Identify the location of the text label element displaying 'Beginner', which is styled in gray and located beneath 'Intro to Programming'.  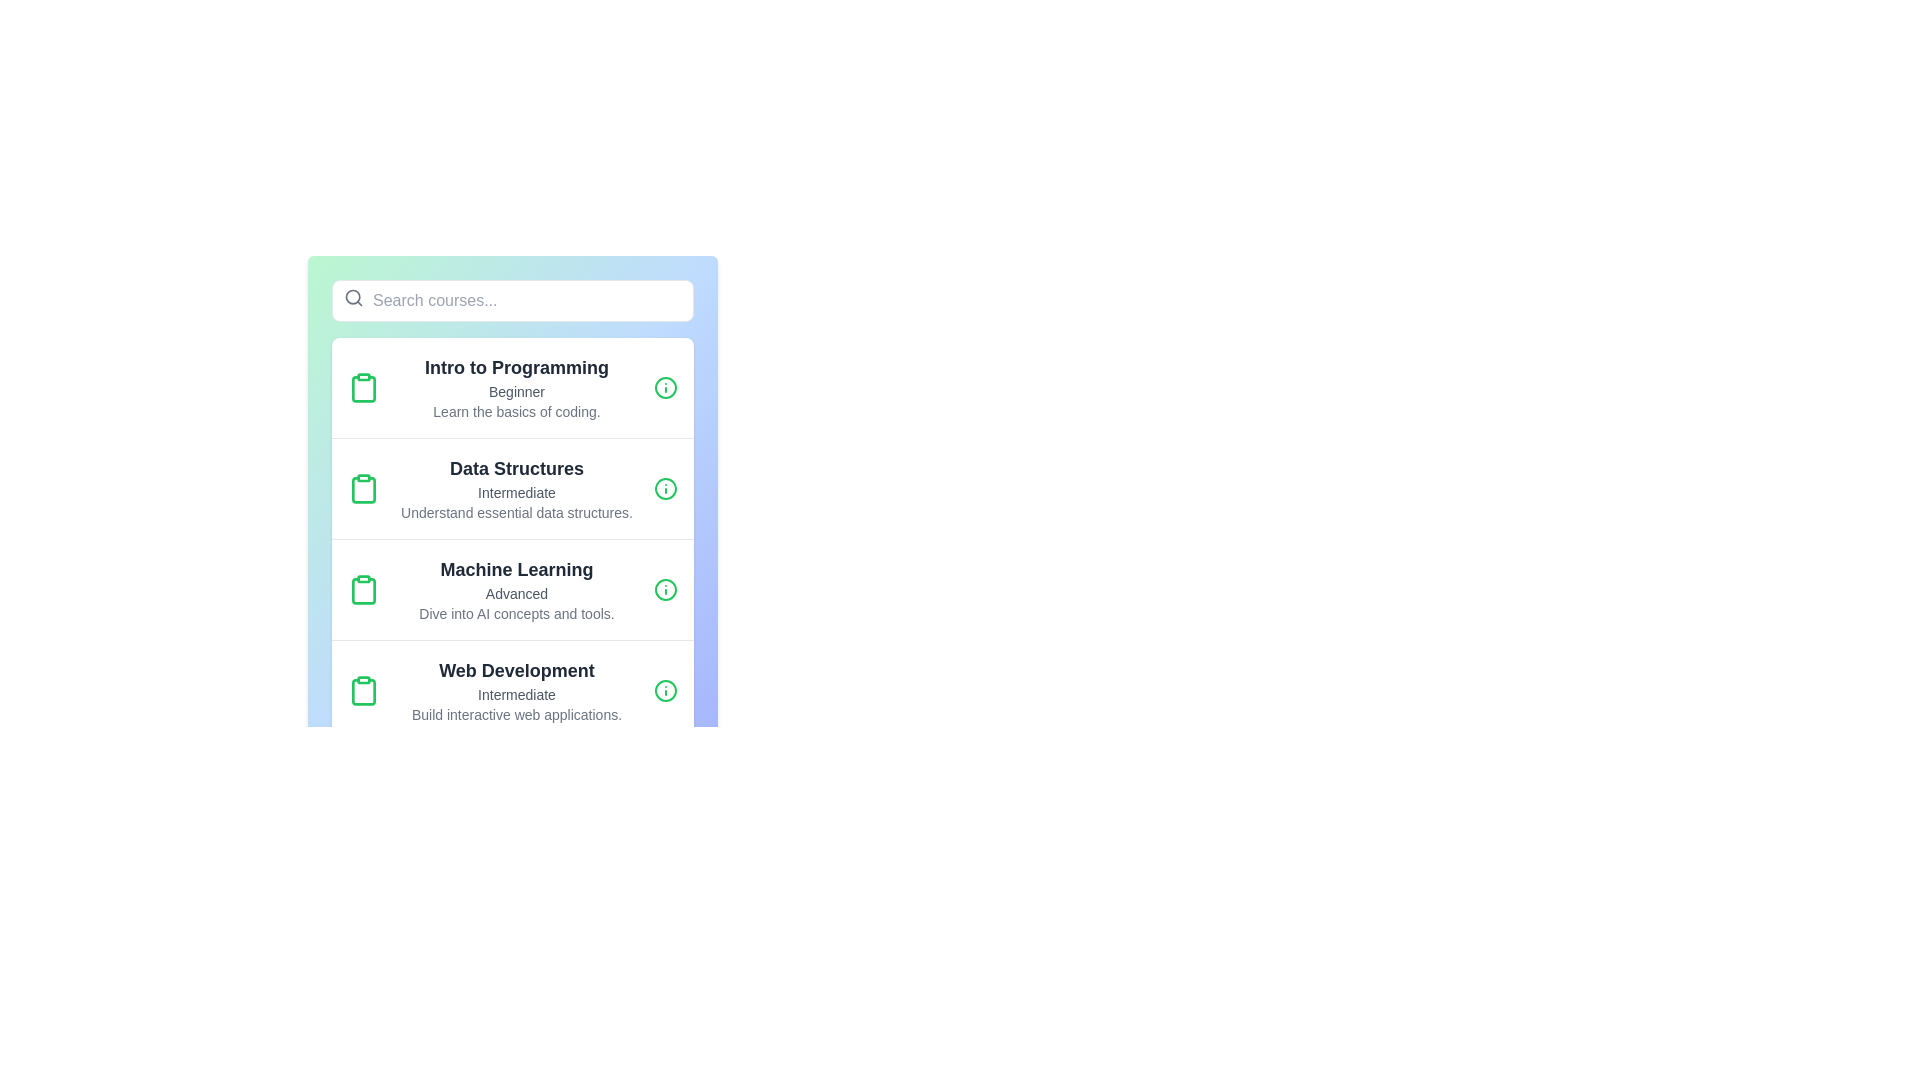
(517, 392).